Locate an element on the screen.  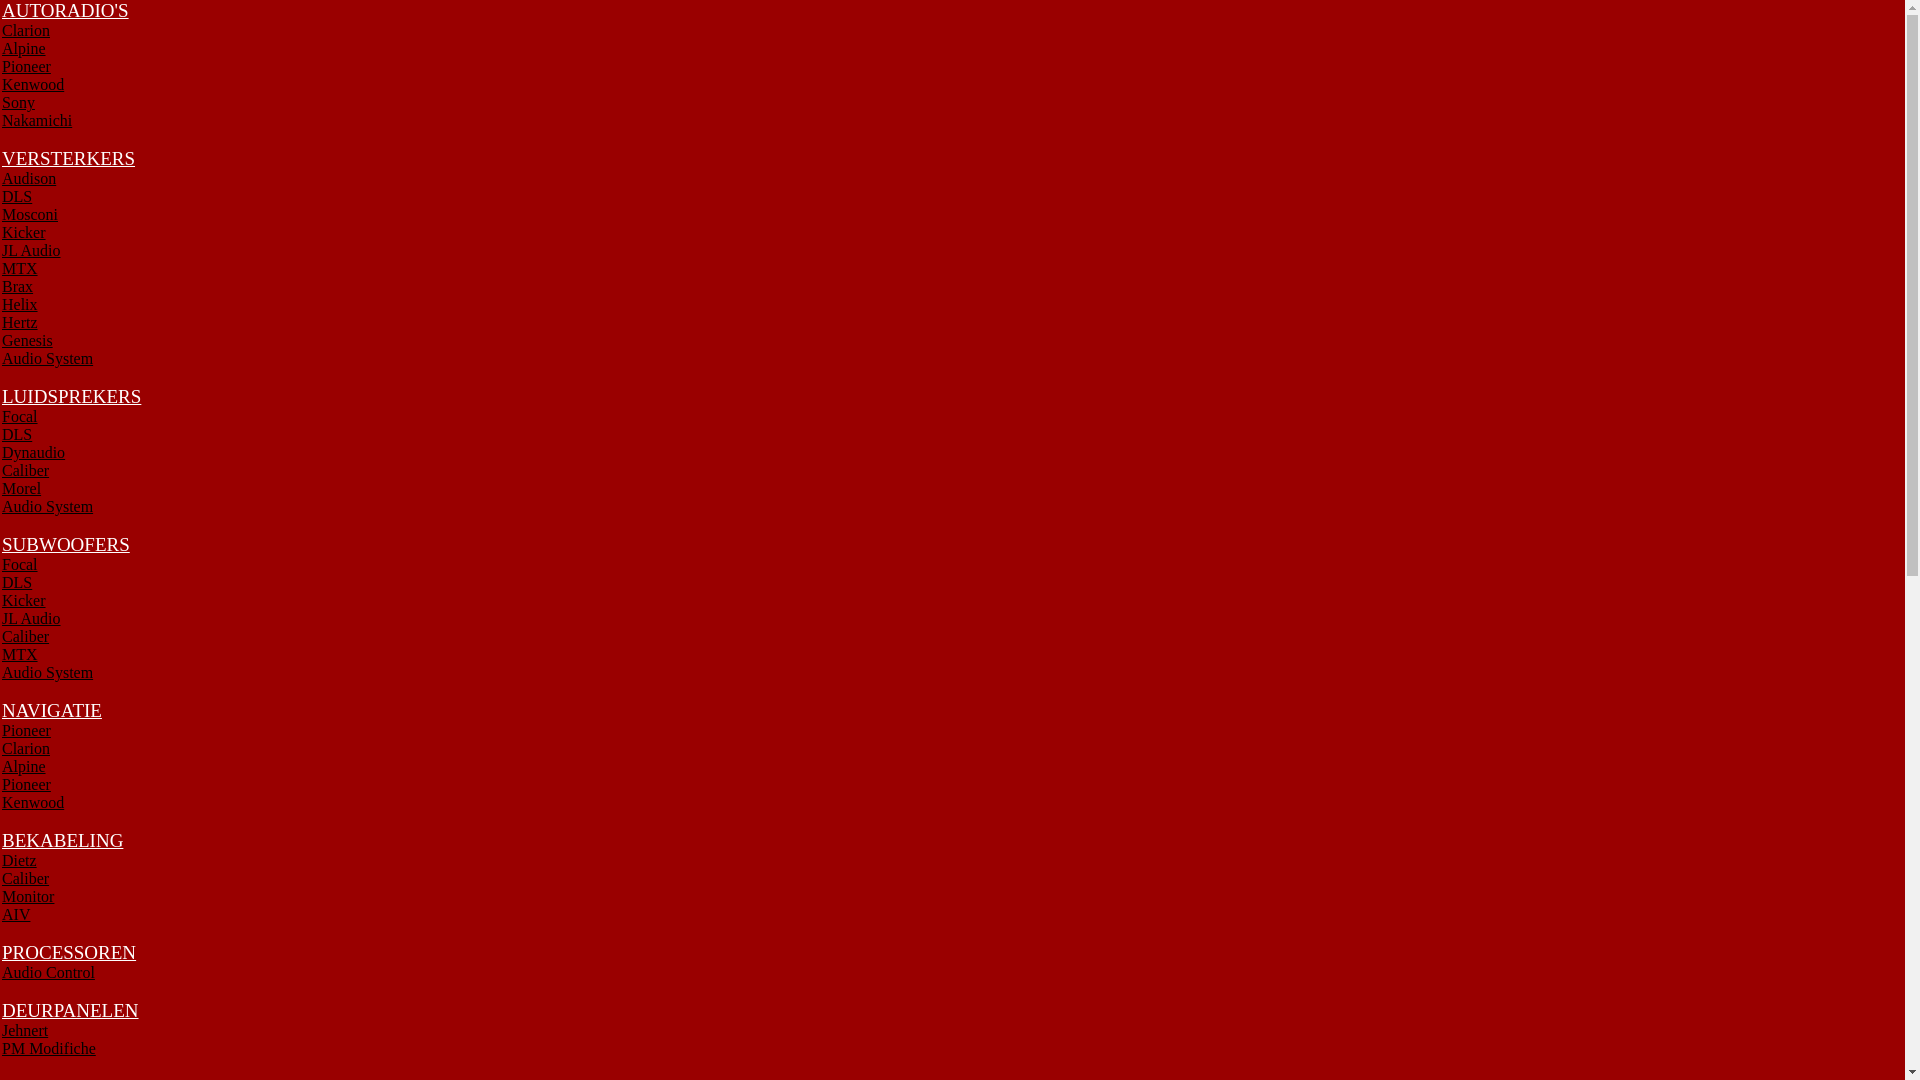
'Monitor' is located at coordinates (1, 895).